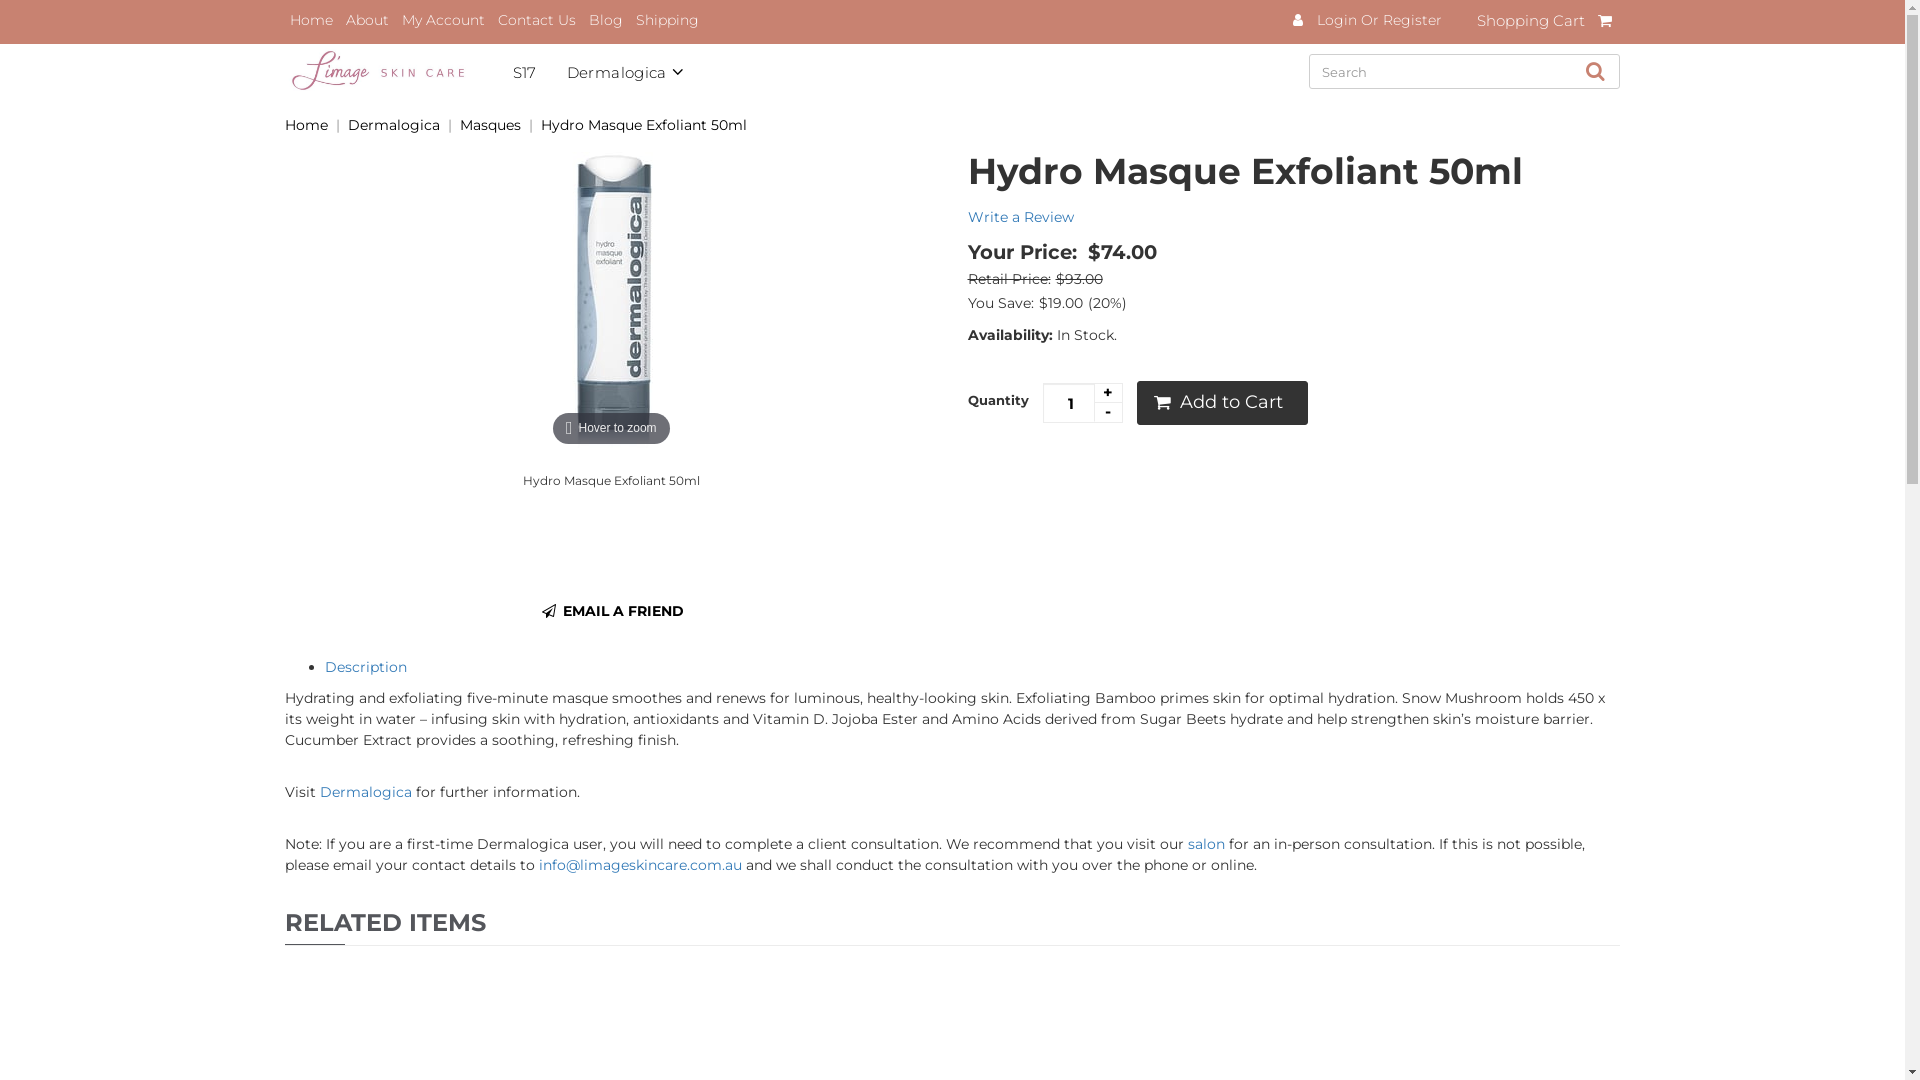 The image size is (1920, 1080). I want to click on 'Hover to zoom', so click(609, 300).